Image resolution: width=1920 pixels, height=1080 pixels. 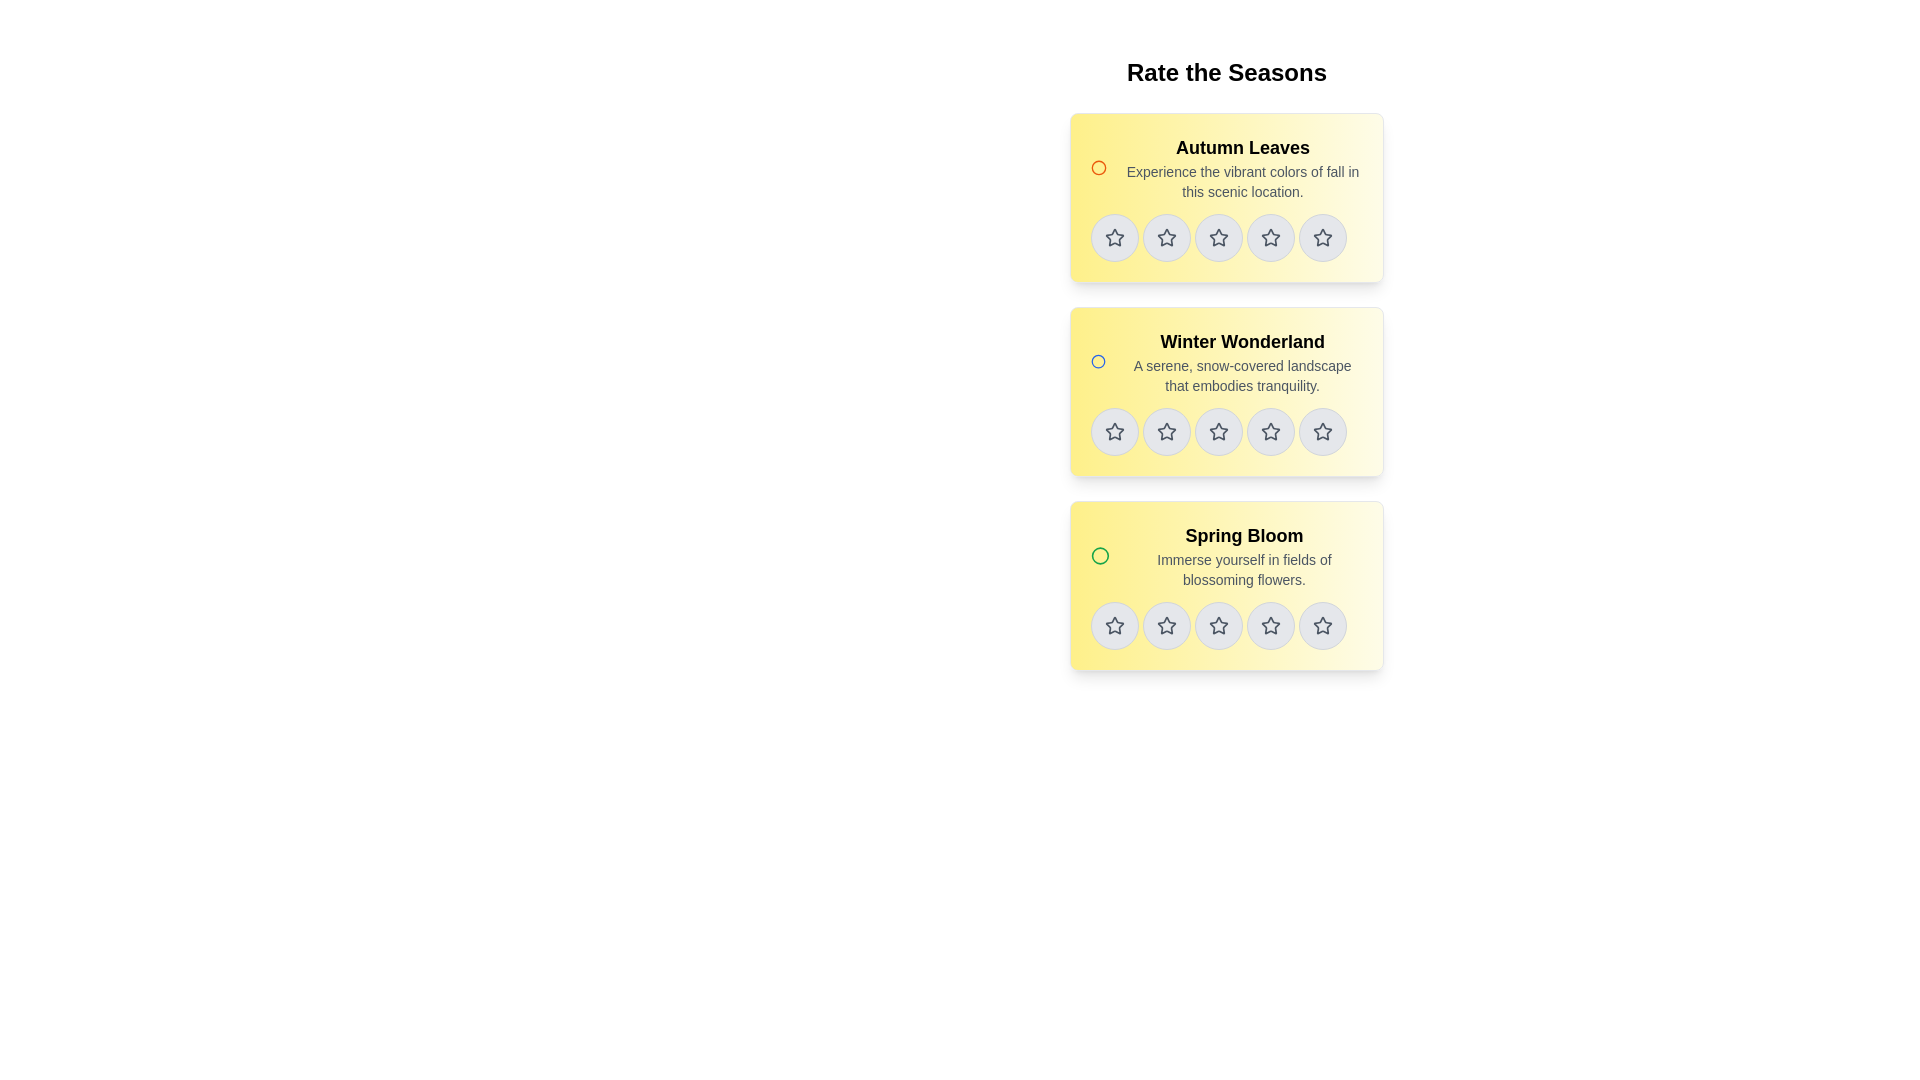 I want to click on the fourth star icon in the second row of the interactive star ratings within the 'Winter Wonderland' section to give it a rating, so click(x=1218, y=431).